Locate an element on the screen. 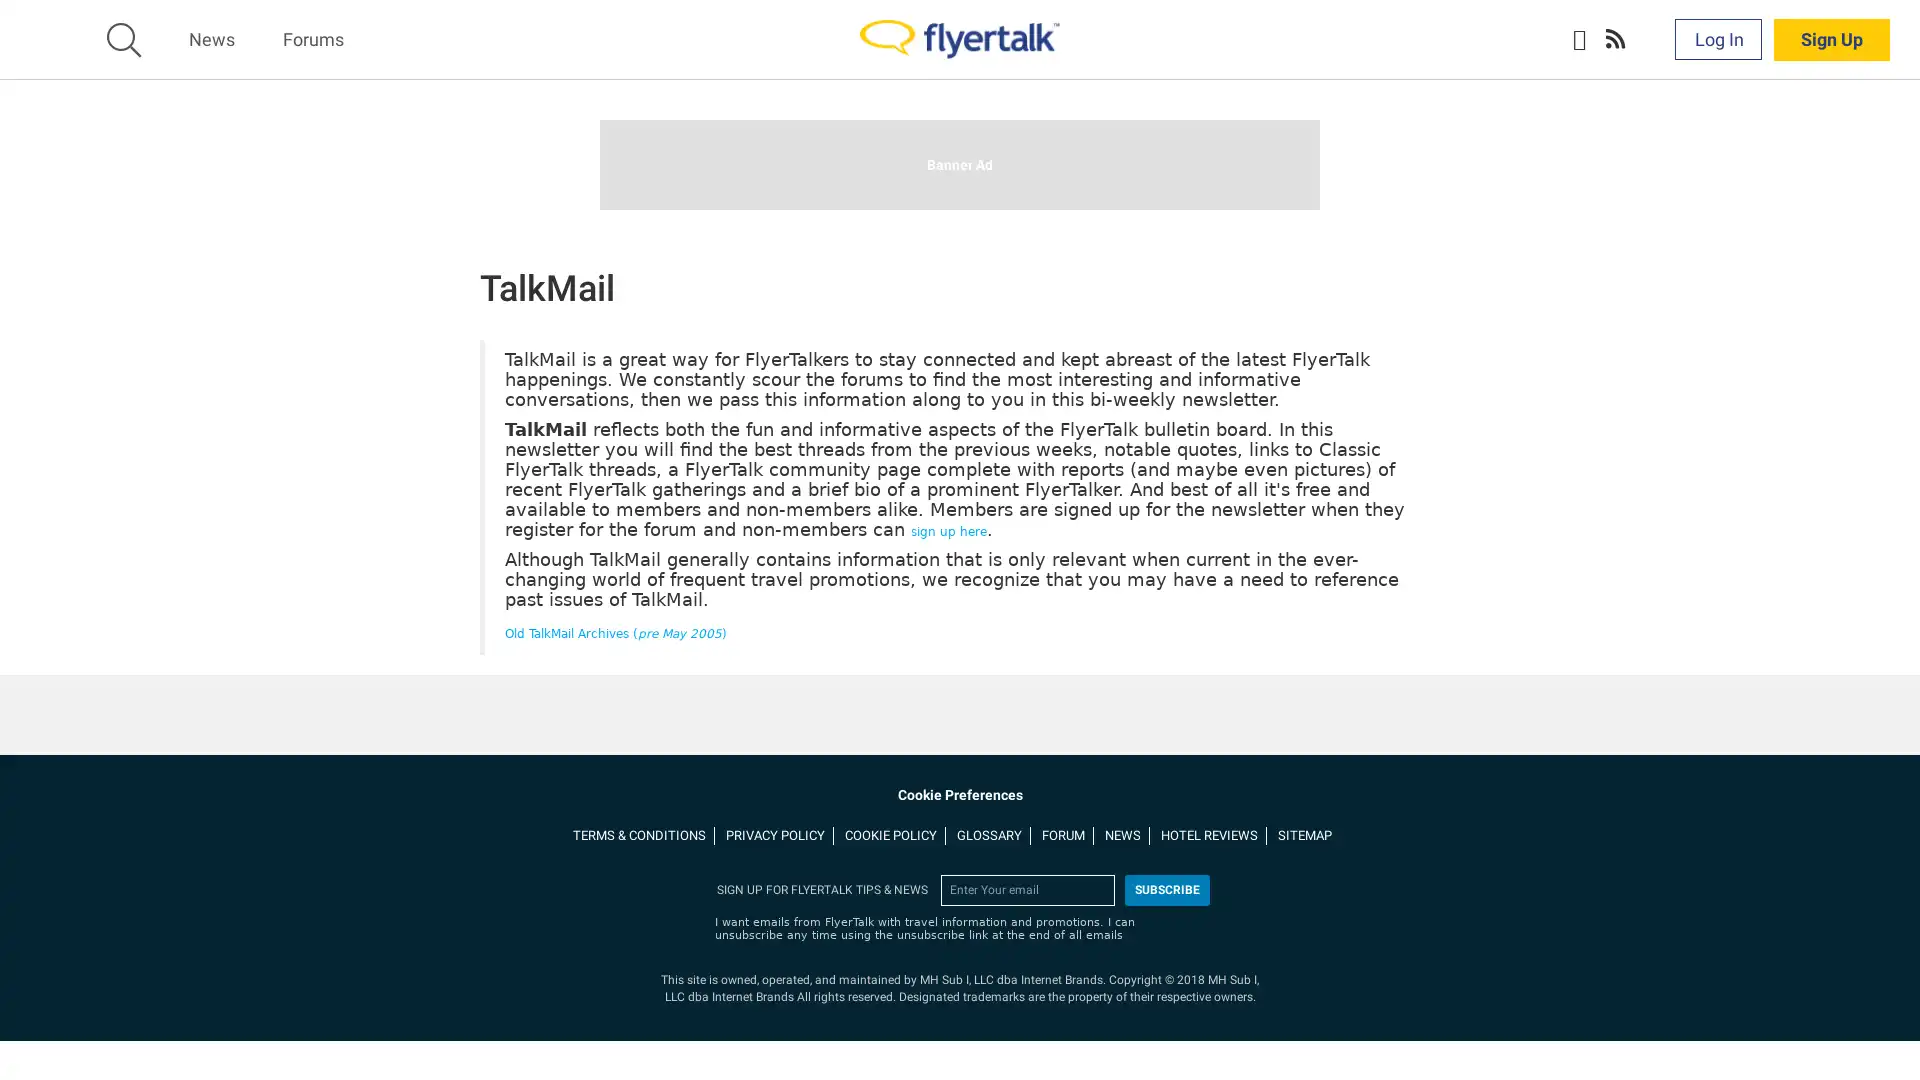 The width and height of the screenshot is (1920, 1080). subscribe is located at coordinates (1166, 978).